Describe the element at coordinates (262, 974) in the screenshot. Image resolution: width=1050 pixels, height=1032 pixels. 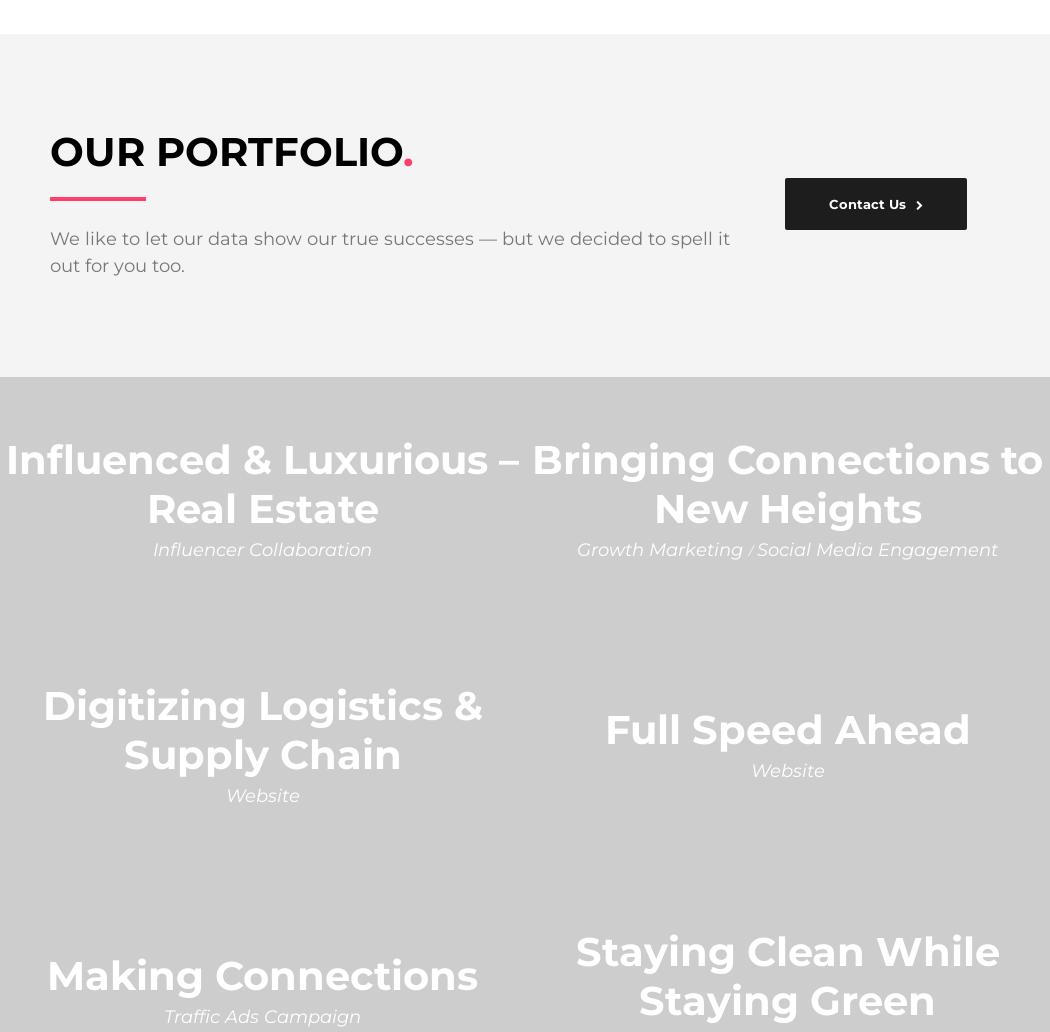
I see `'Making Connections'` at that location.